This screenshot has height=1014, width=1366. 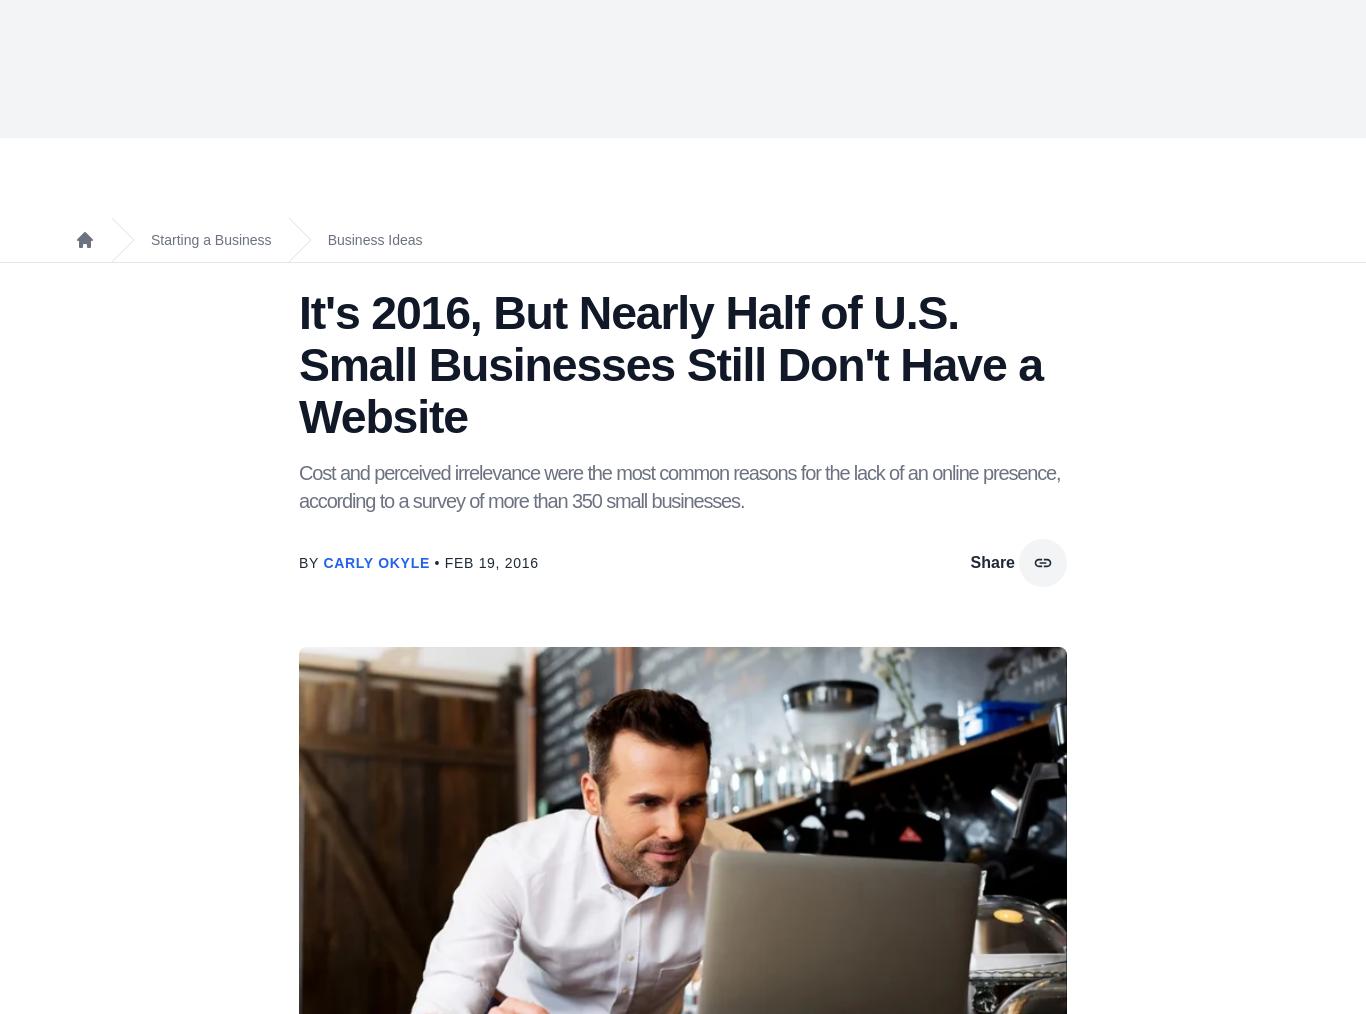 I want to click on 'Websites', so click(x=739, y=86).